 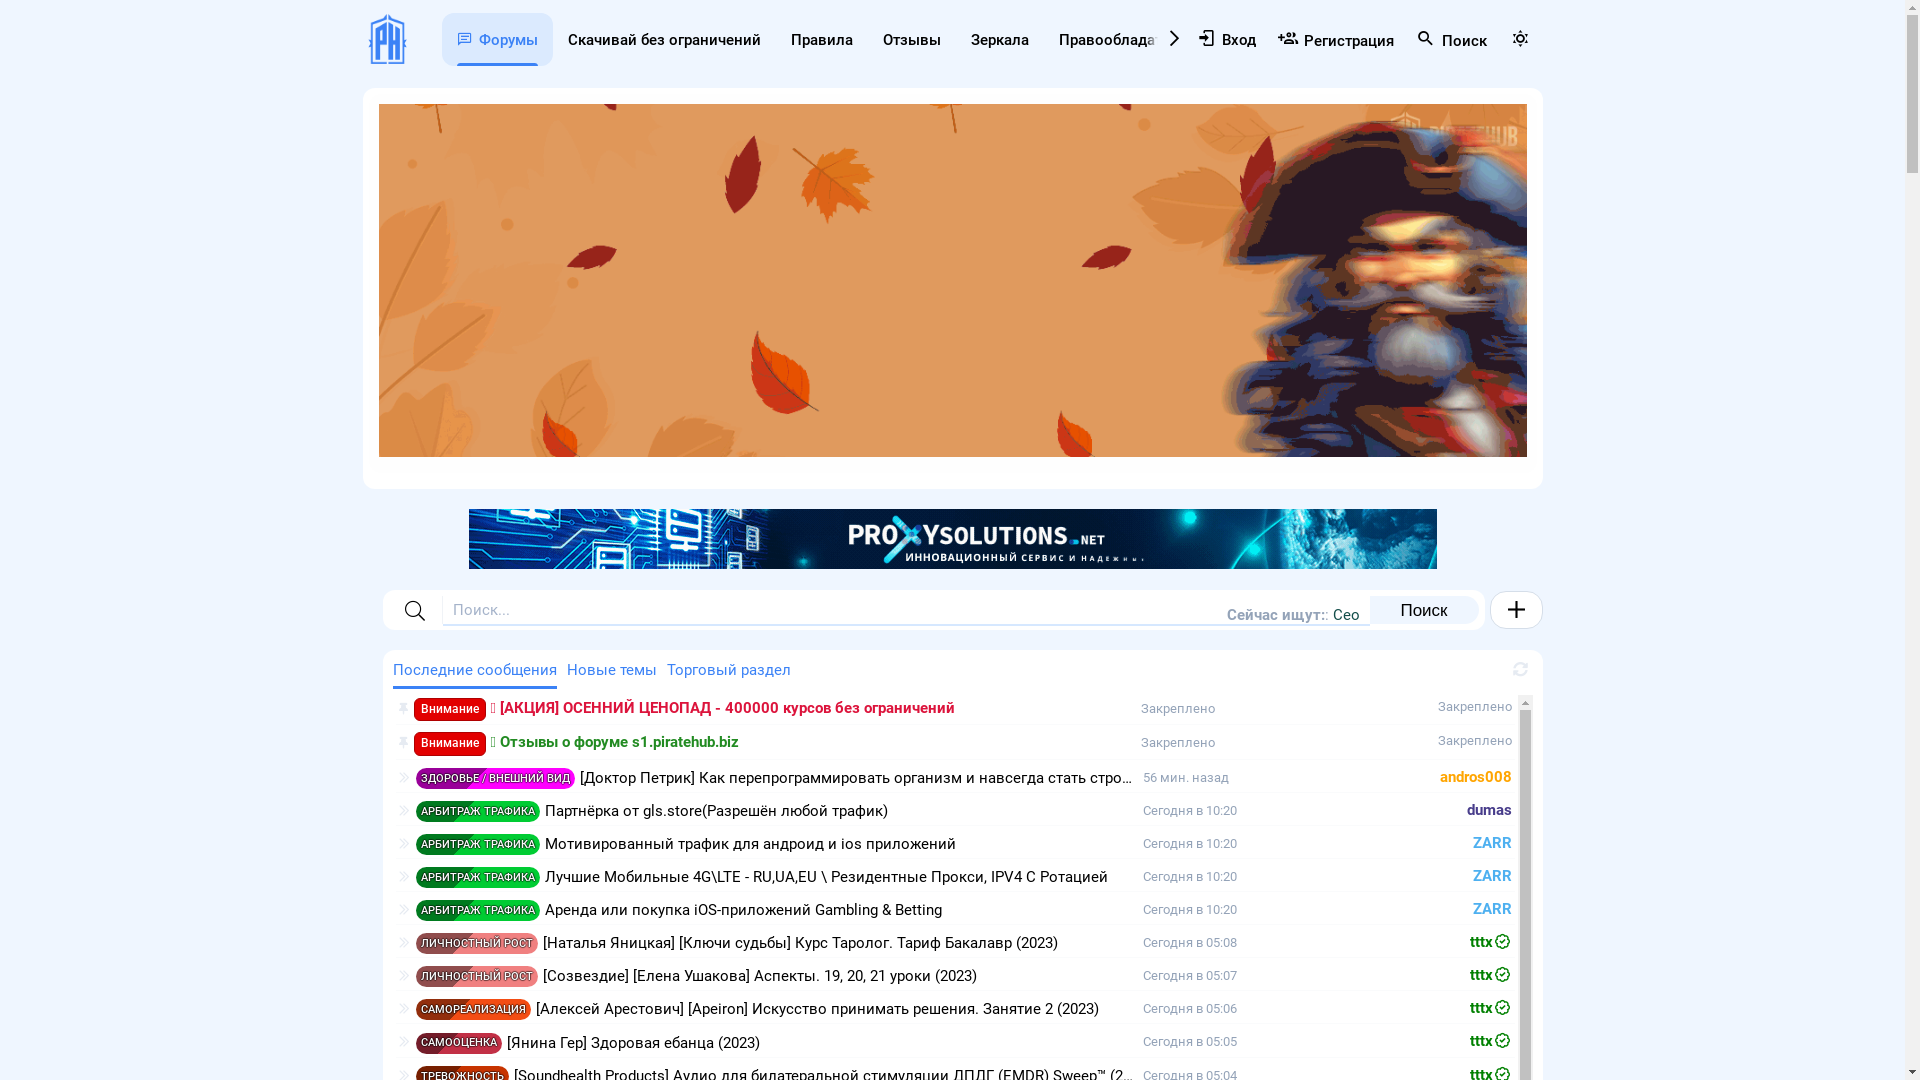 I want to click on 'andros008', so click(x=1440, y=776).